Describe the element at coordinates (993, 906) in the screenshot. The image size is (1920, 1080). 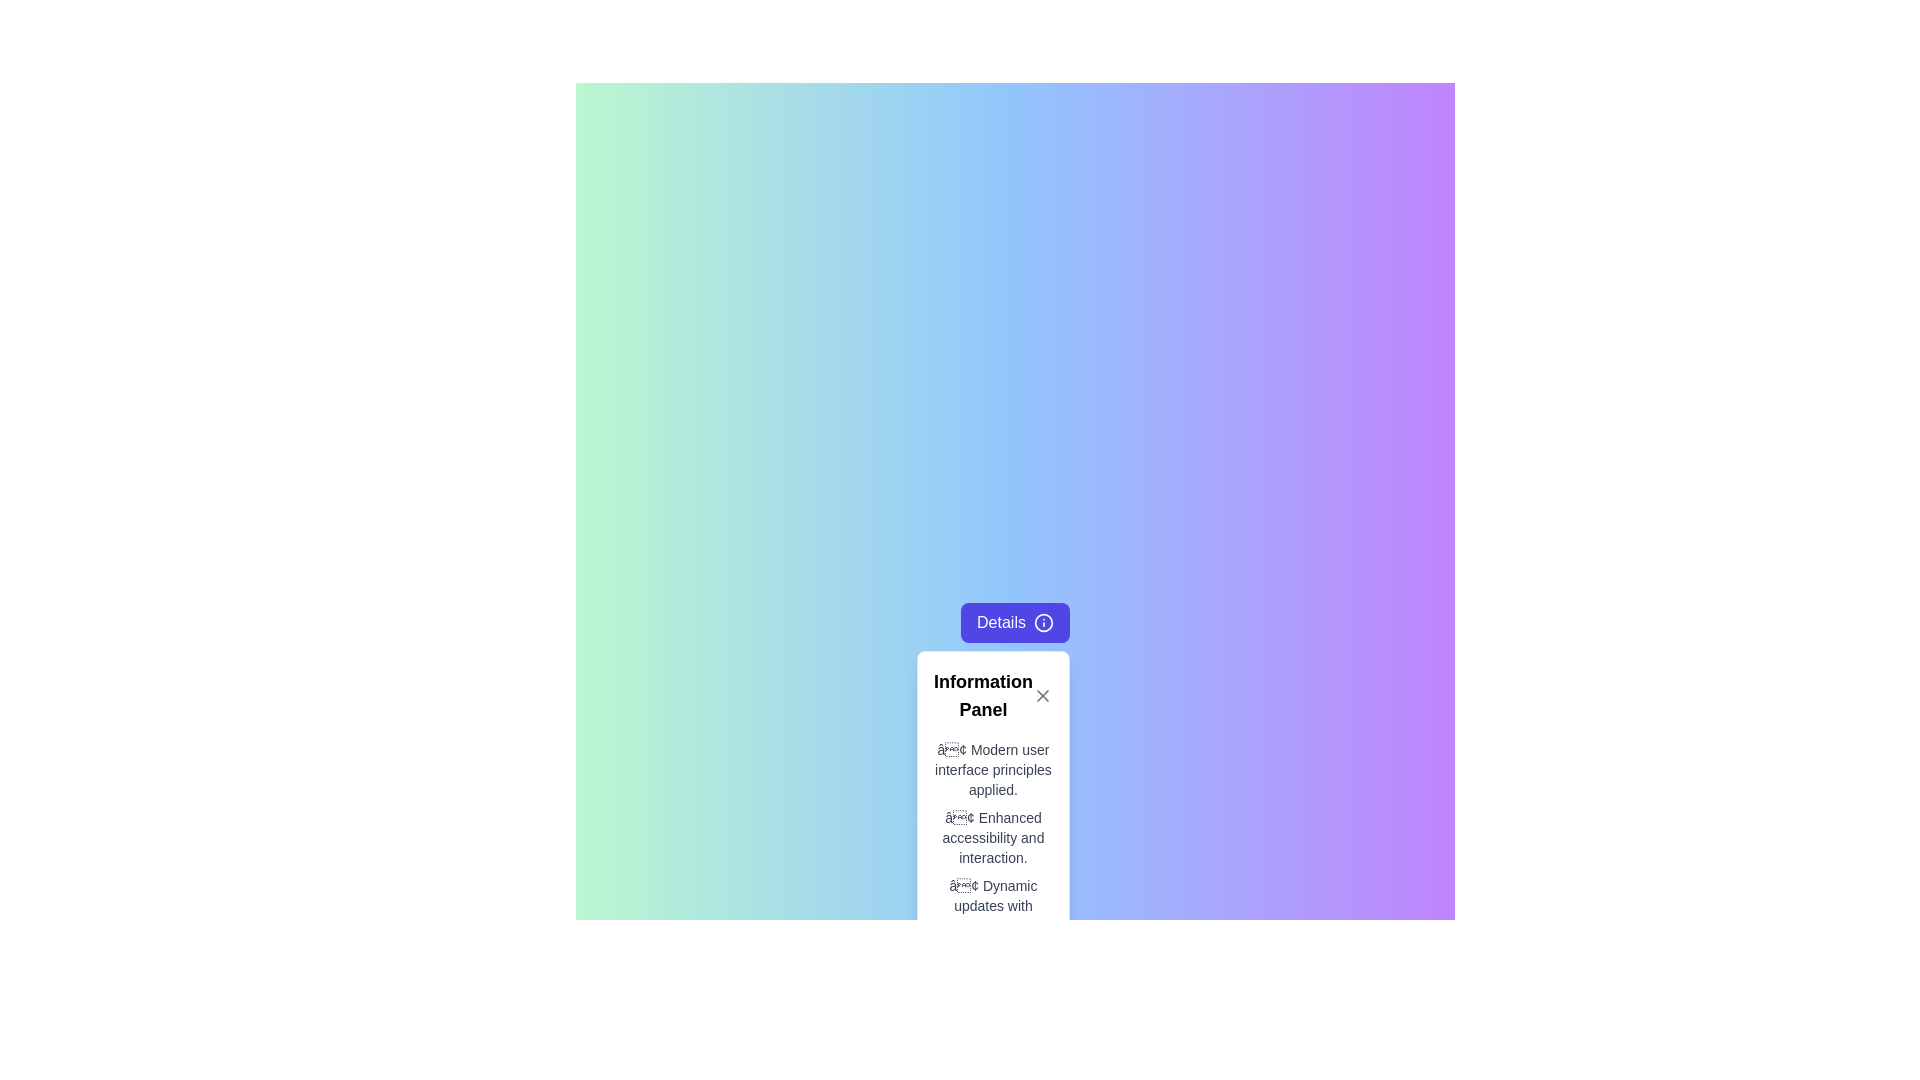
I see `the third bullet point in the 'Information Panel' card that contains the text 'Dynamic updates with smooth transitions'` at that location.